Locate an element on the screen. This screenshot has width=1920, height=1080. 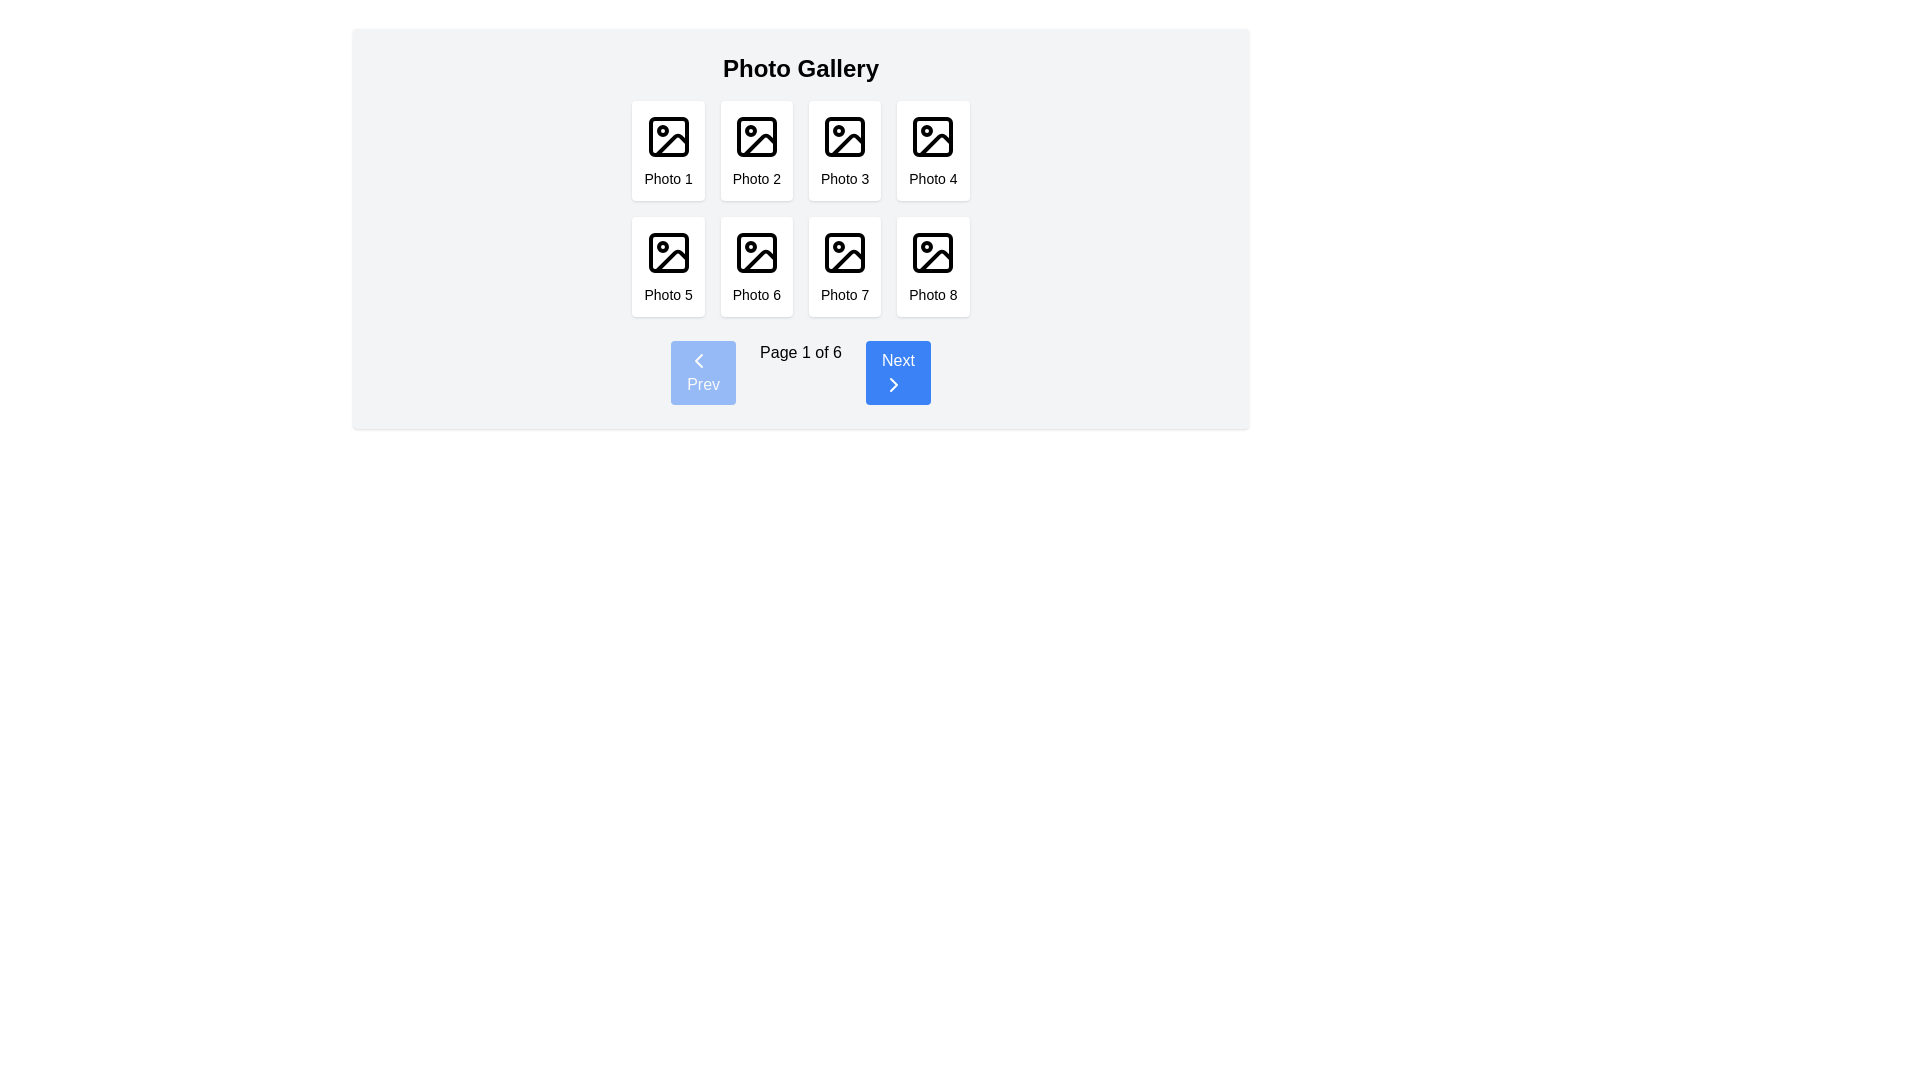
the tile labeled 'Photo 6' in the gallery is located at coordinates (755, 265).